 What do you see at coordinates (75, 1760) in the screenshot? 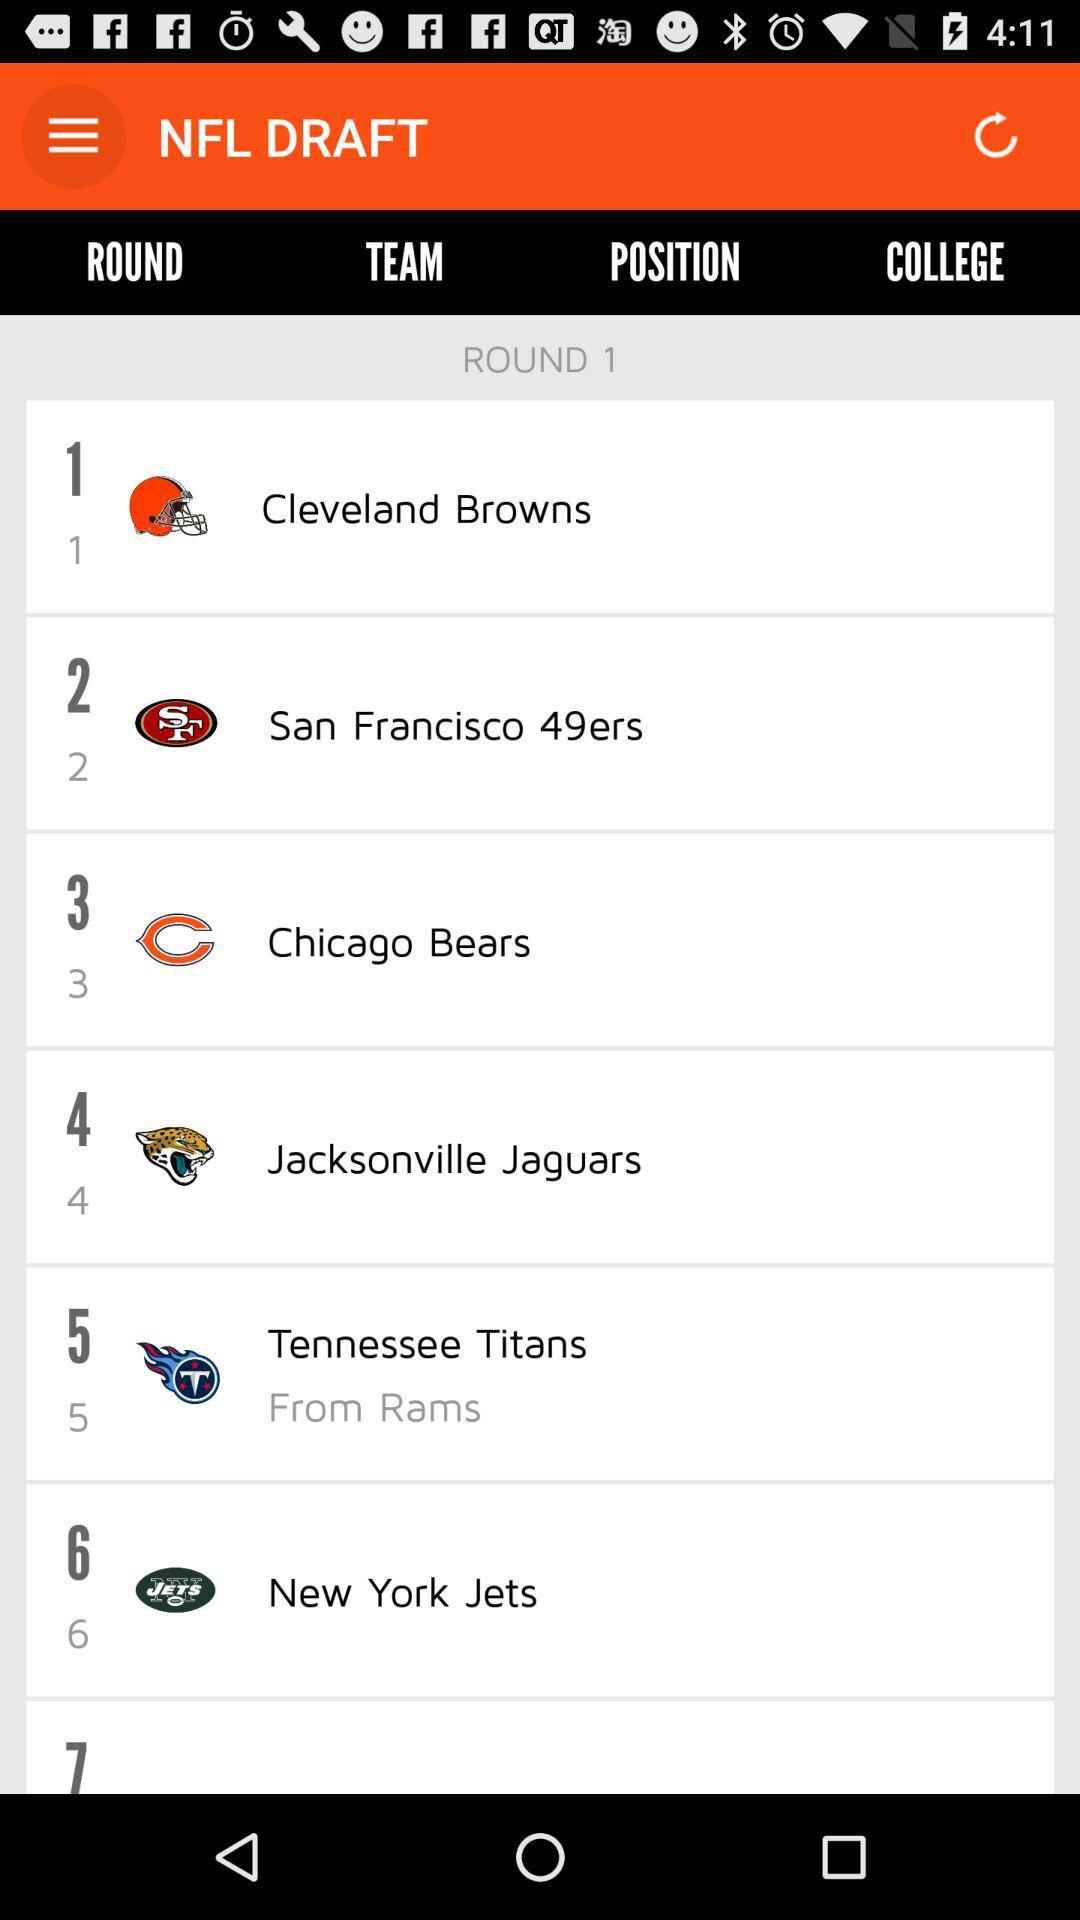
I see `the 7 item` at bounding box center [75, 1760].